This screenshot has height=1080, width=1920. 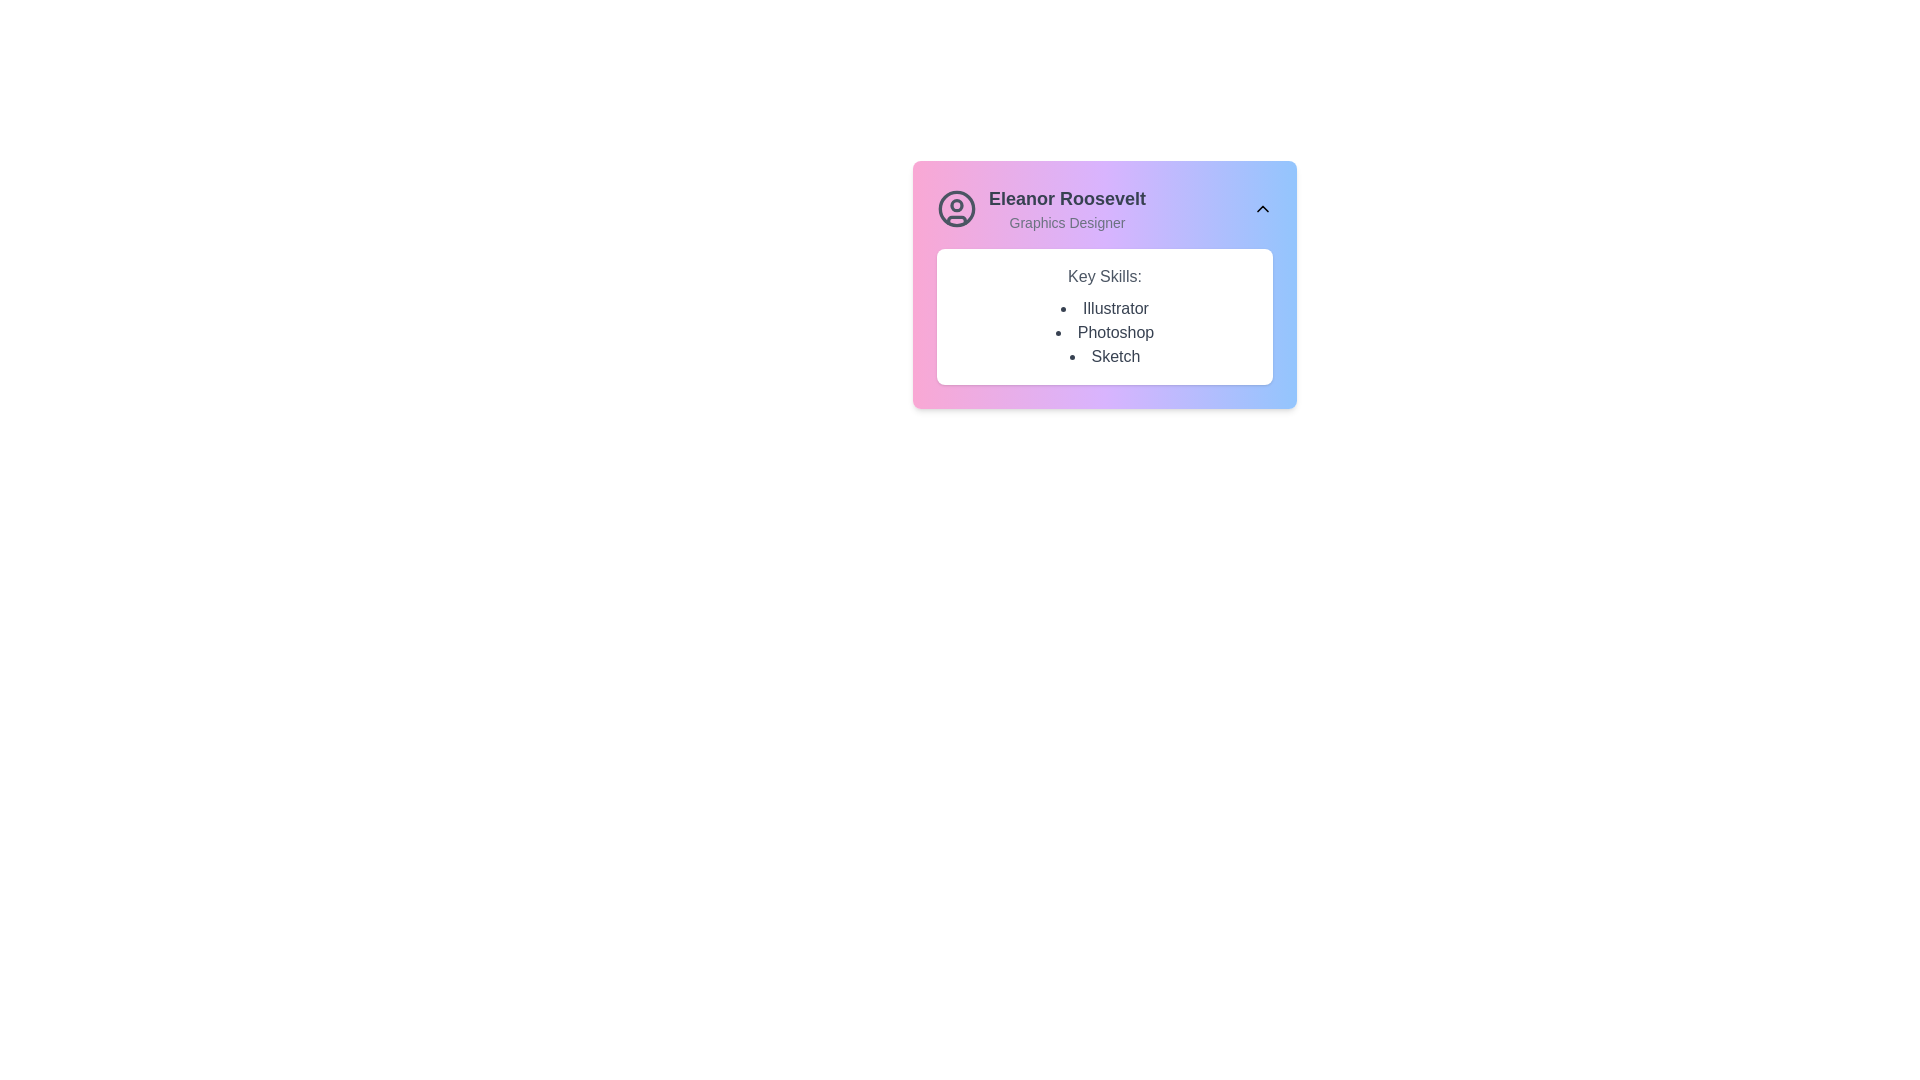 What do you see at coordinates (1103, 356) in the screenshot?
I see `the 'Sketch' skill text label, which is the third item in the 'Key Skills' section of the profile card` at bounding box center [1103, 356].